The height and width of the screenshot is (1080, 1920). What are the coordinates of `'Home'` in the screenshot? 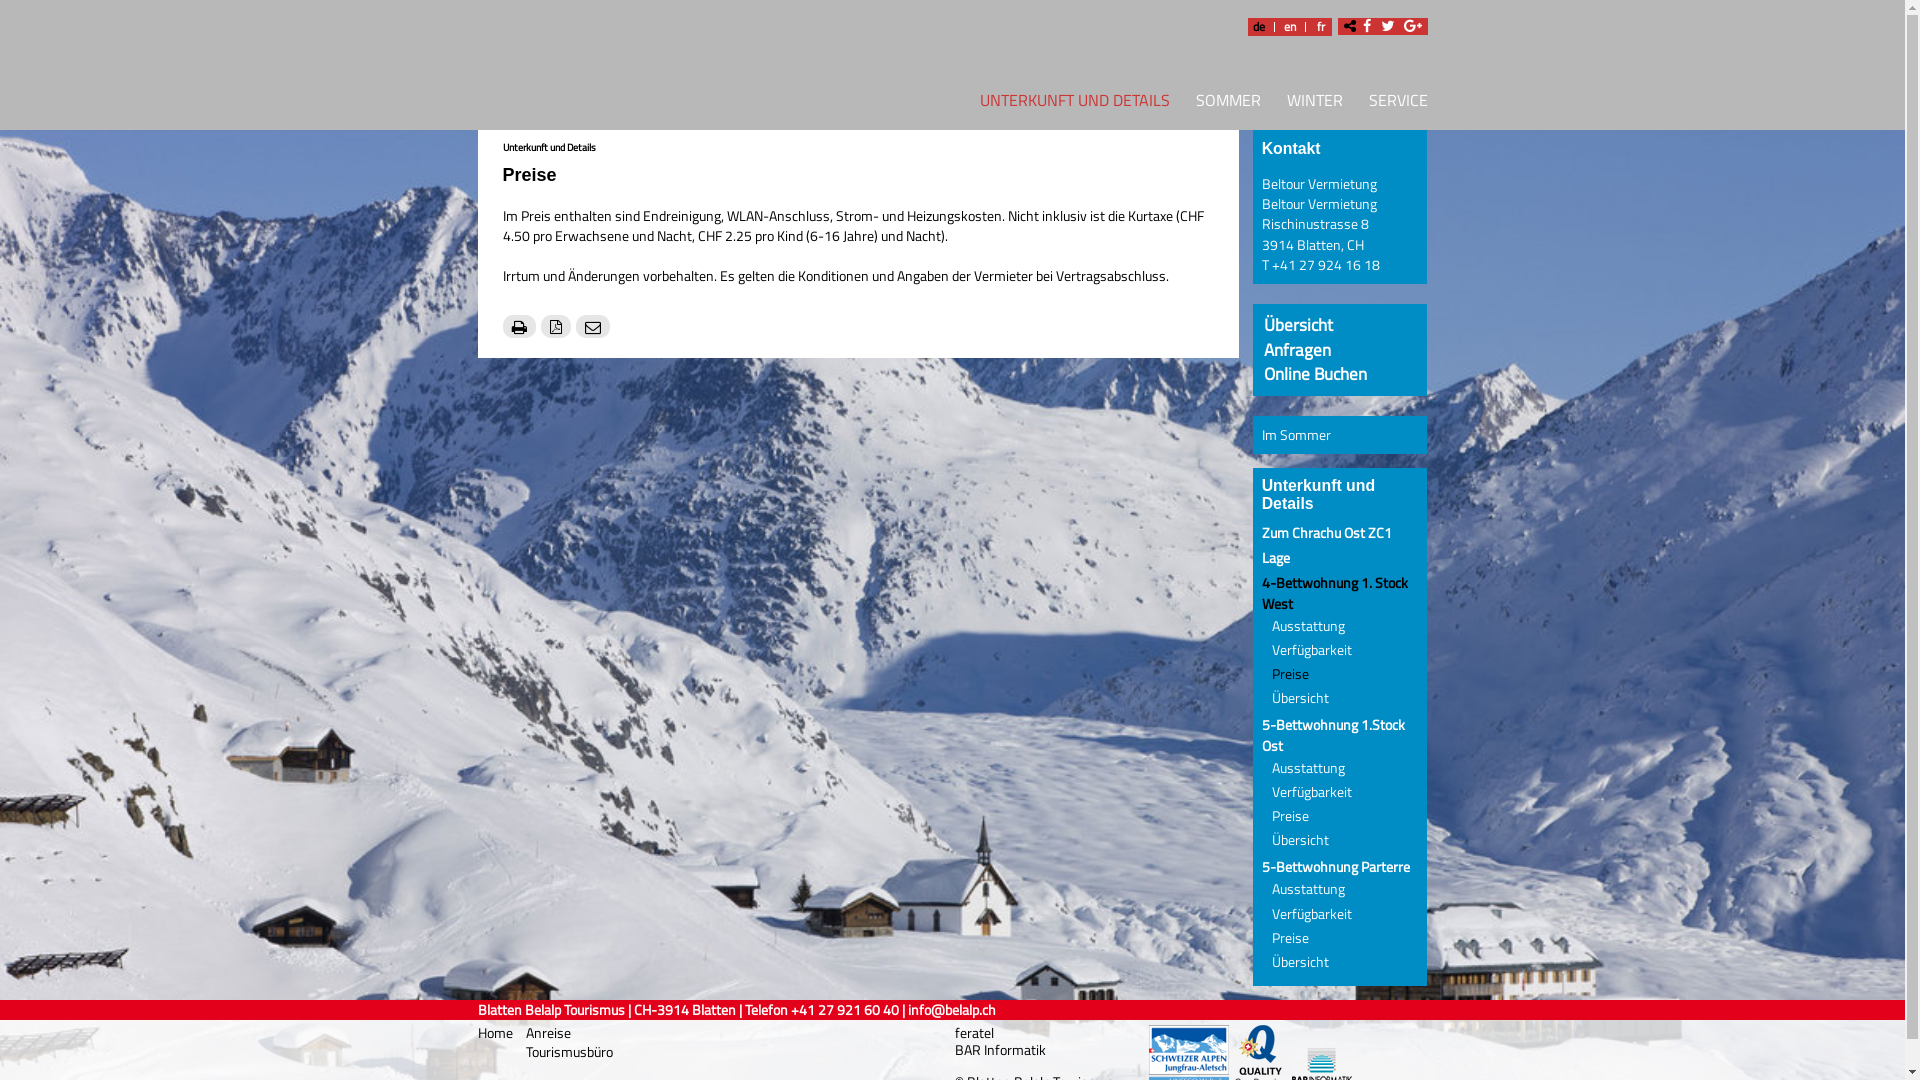 It's located at (477, 1033).